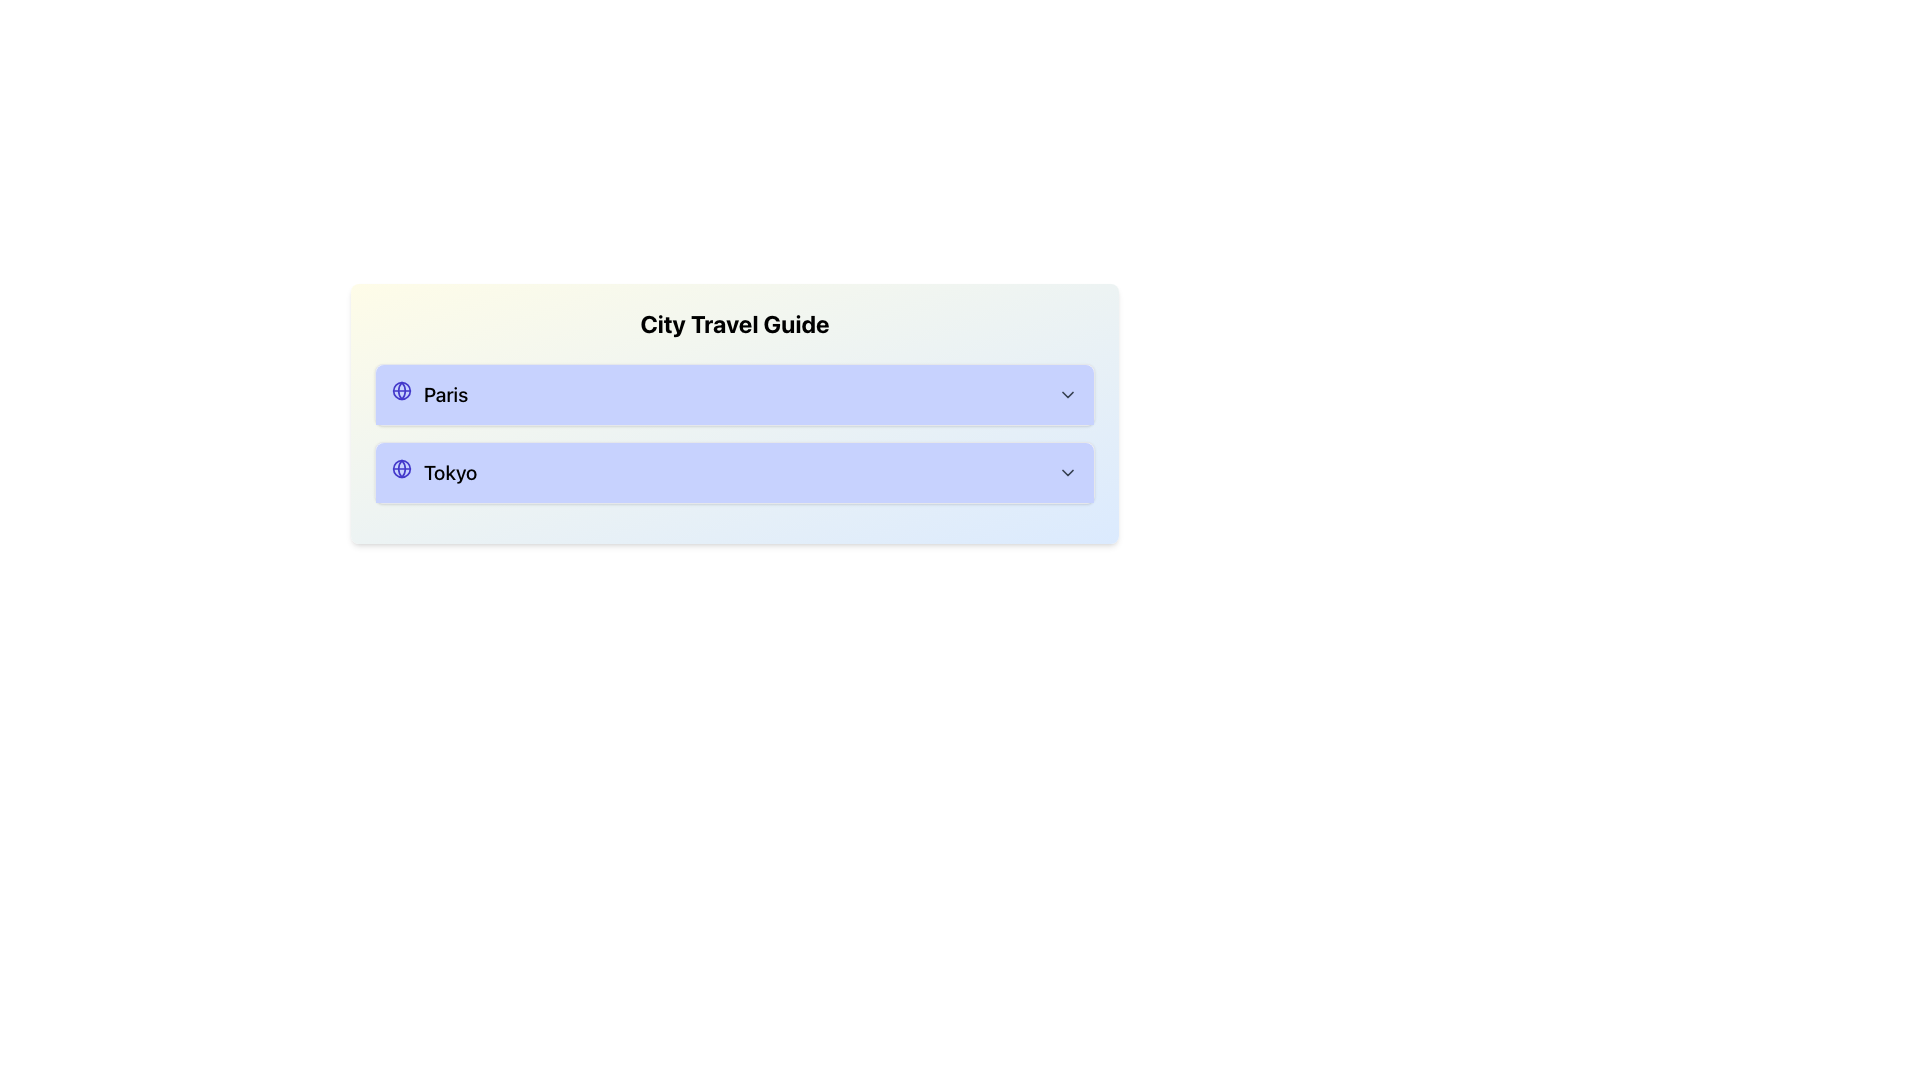 The width and height of the screenshot is (1920, 1080). What do you see at coordinates (1067, 473) in the screenshot?
I see `the downward-pointing chevron icon next to the 'Tokyo' text within the light indigo box` at bounding box center [1067, 473].